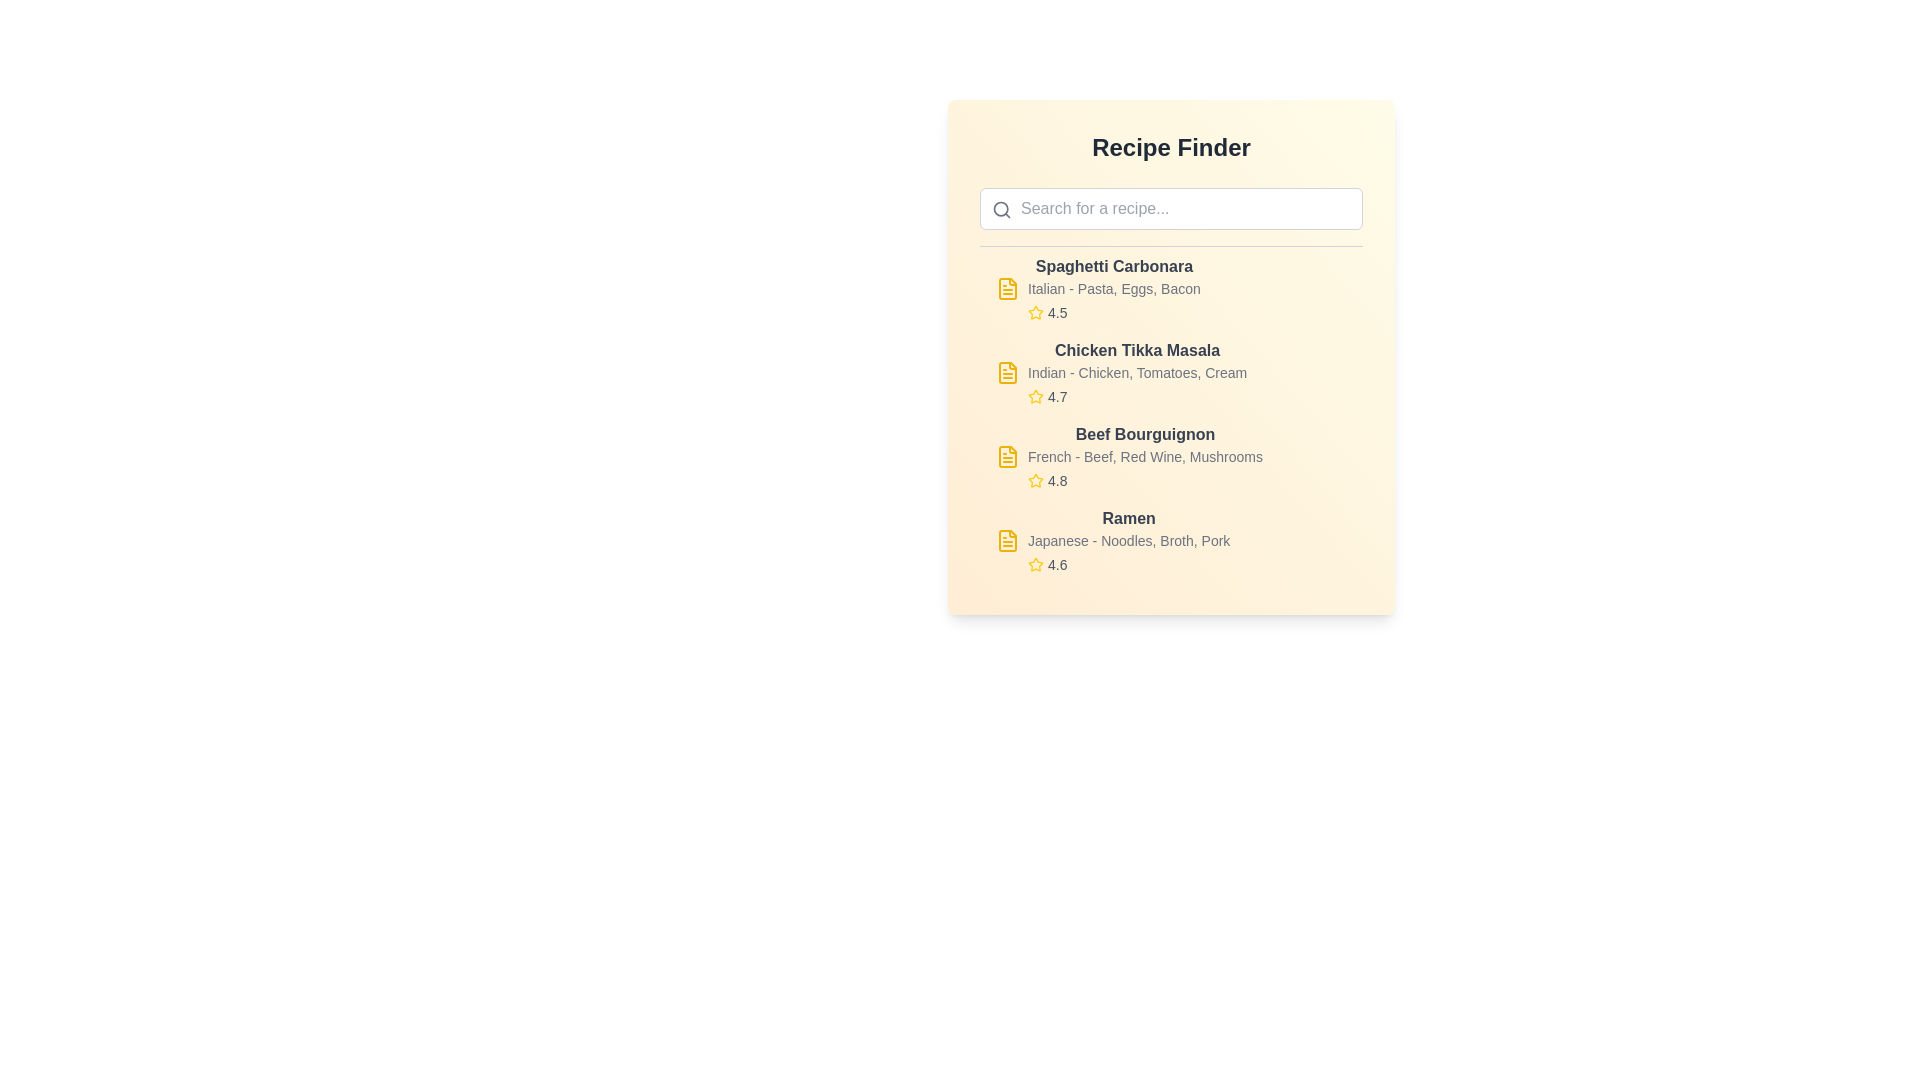  I want to click on the yellow star icon indicating a rating of '4.8' for the recipe 'Beef Bourguignon', so click(1036, 481).